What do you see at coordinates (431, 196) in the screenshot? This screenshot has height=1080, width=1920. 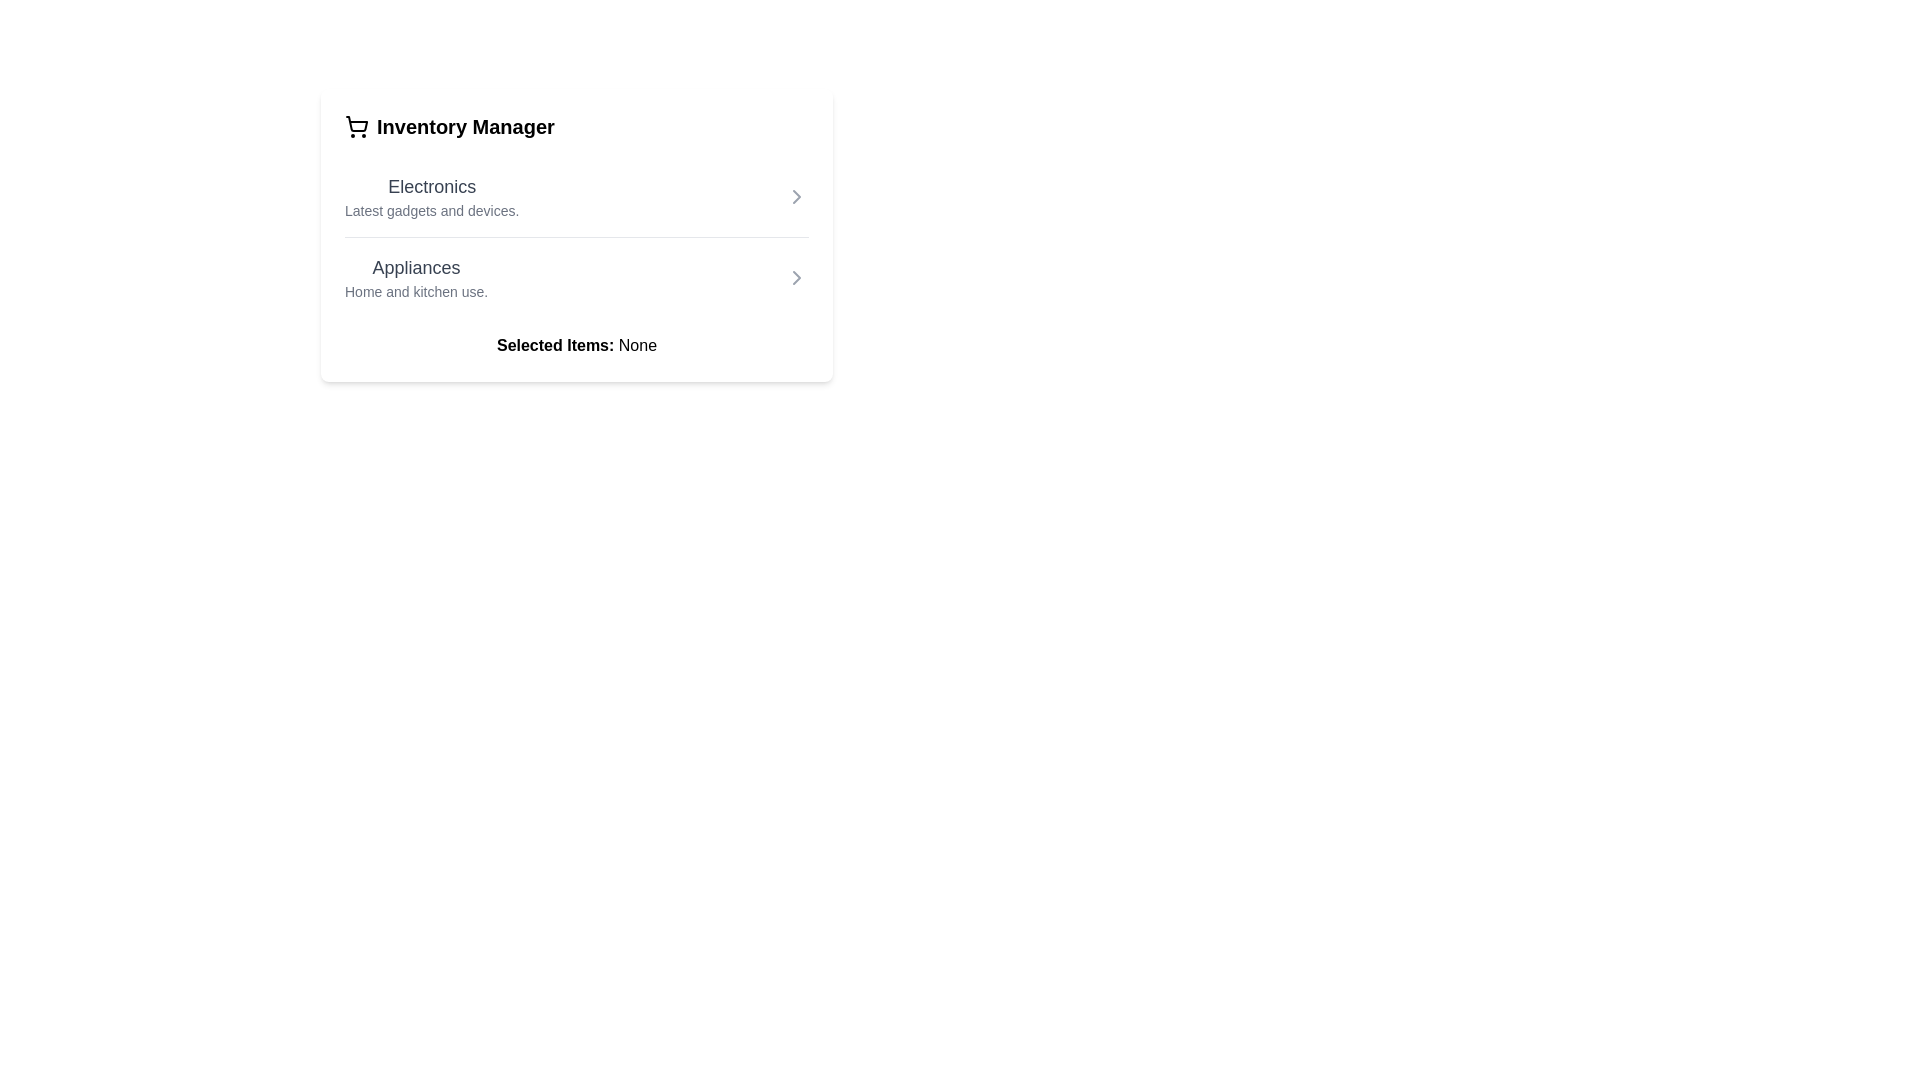 I see `the navigational entry labeled 'Electronics' in the 'Inventory Manager' panel, which is the first item in a vertical list above 'Appliances'` at bounding box center [431, 196].